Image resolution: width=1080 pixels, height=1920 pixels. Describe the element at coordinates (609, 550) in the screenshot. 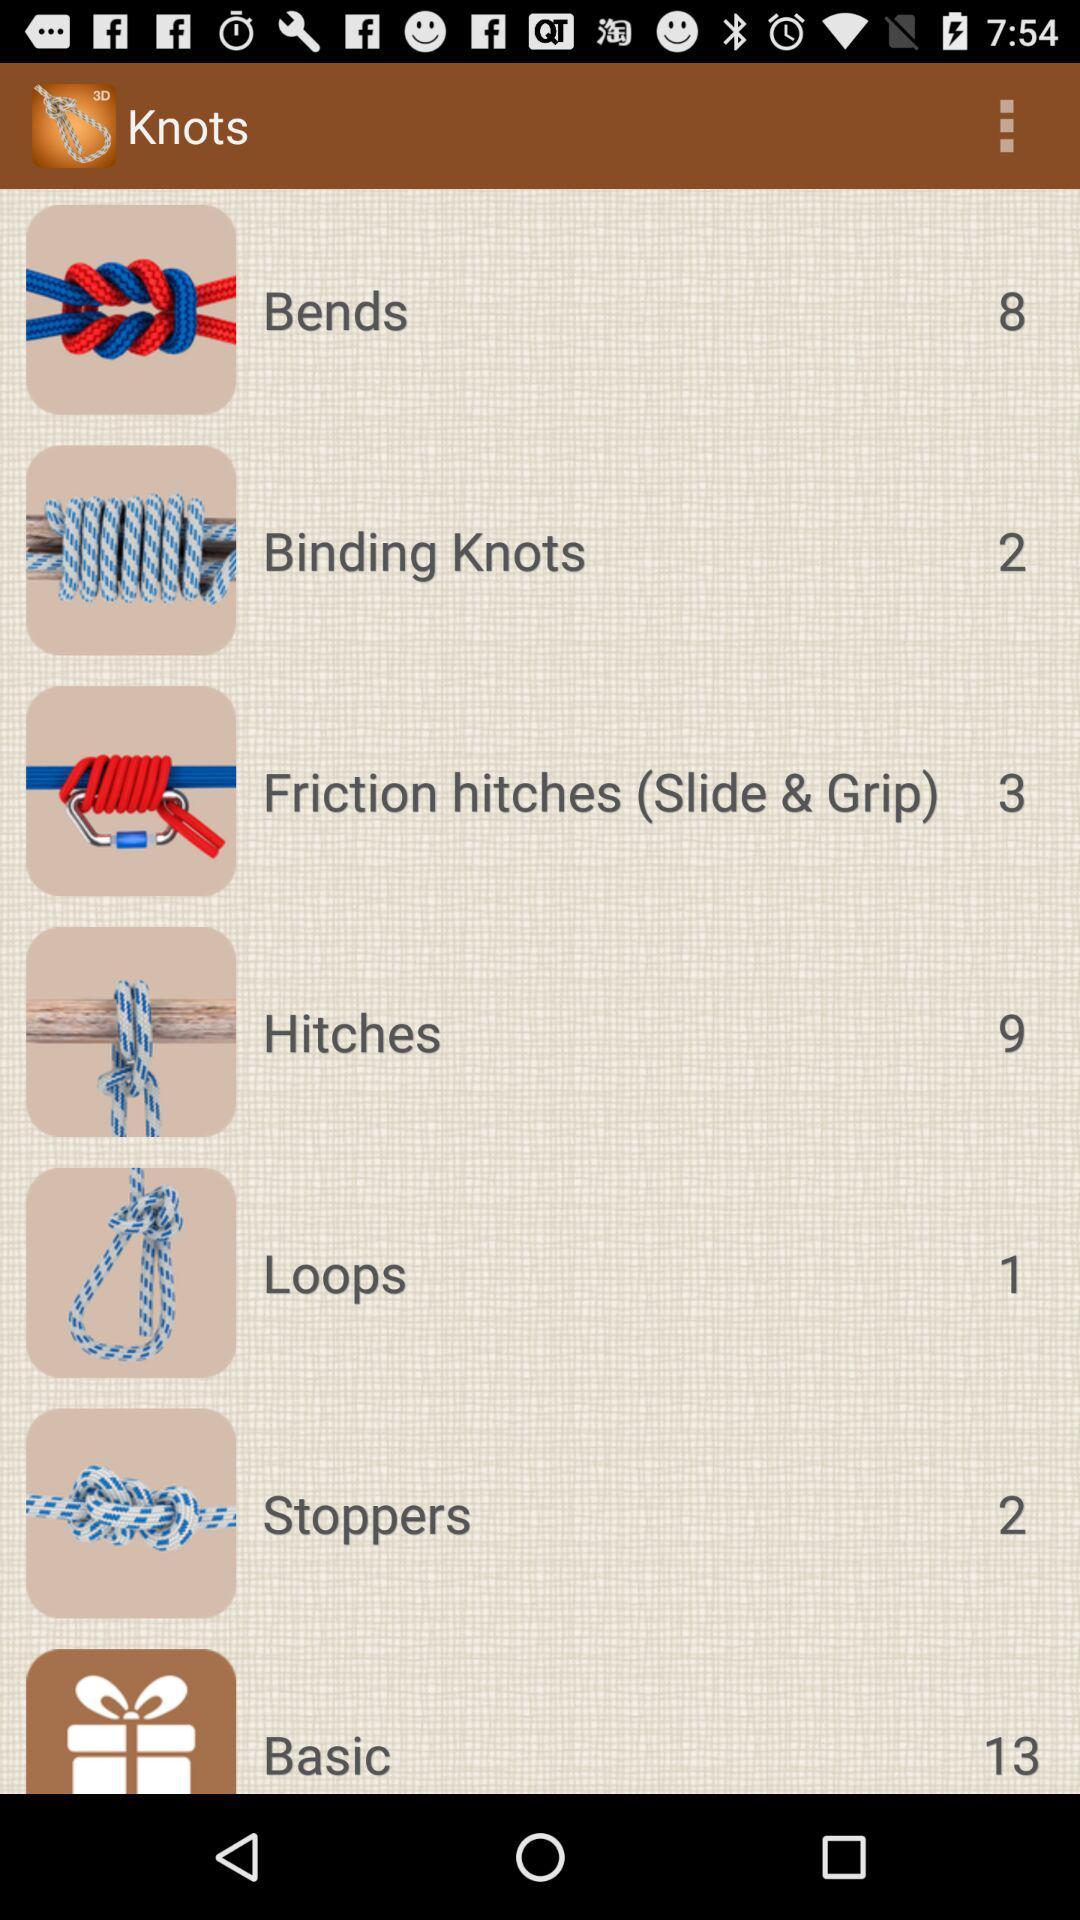

I see `app next to the 2 item` at that location.